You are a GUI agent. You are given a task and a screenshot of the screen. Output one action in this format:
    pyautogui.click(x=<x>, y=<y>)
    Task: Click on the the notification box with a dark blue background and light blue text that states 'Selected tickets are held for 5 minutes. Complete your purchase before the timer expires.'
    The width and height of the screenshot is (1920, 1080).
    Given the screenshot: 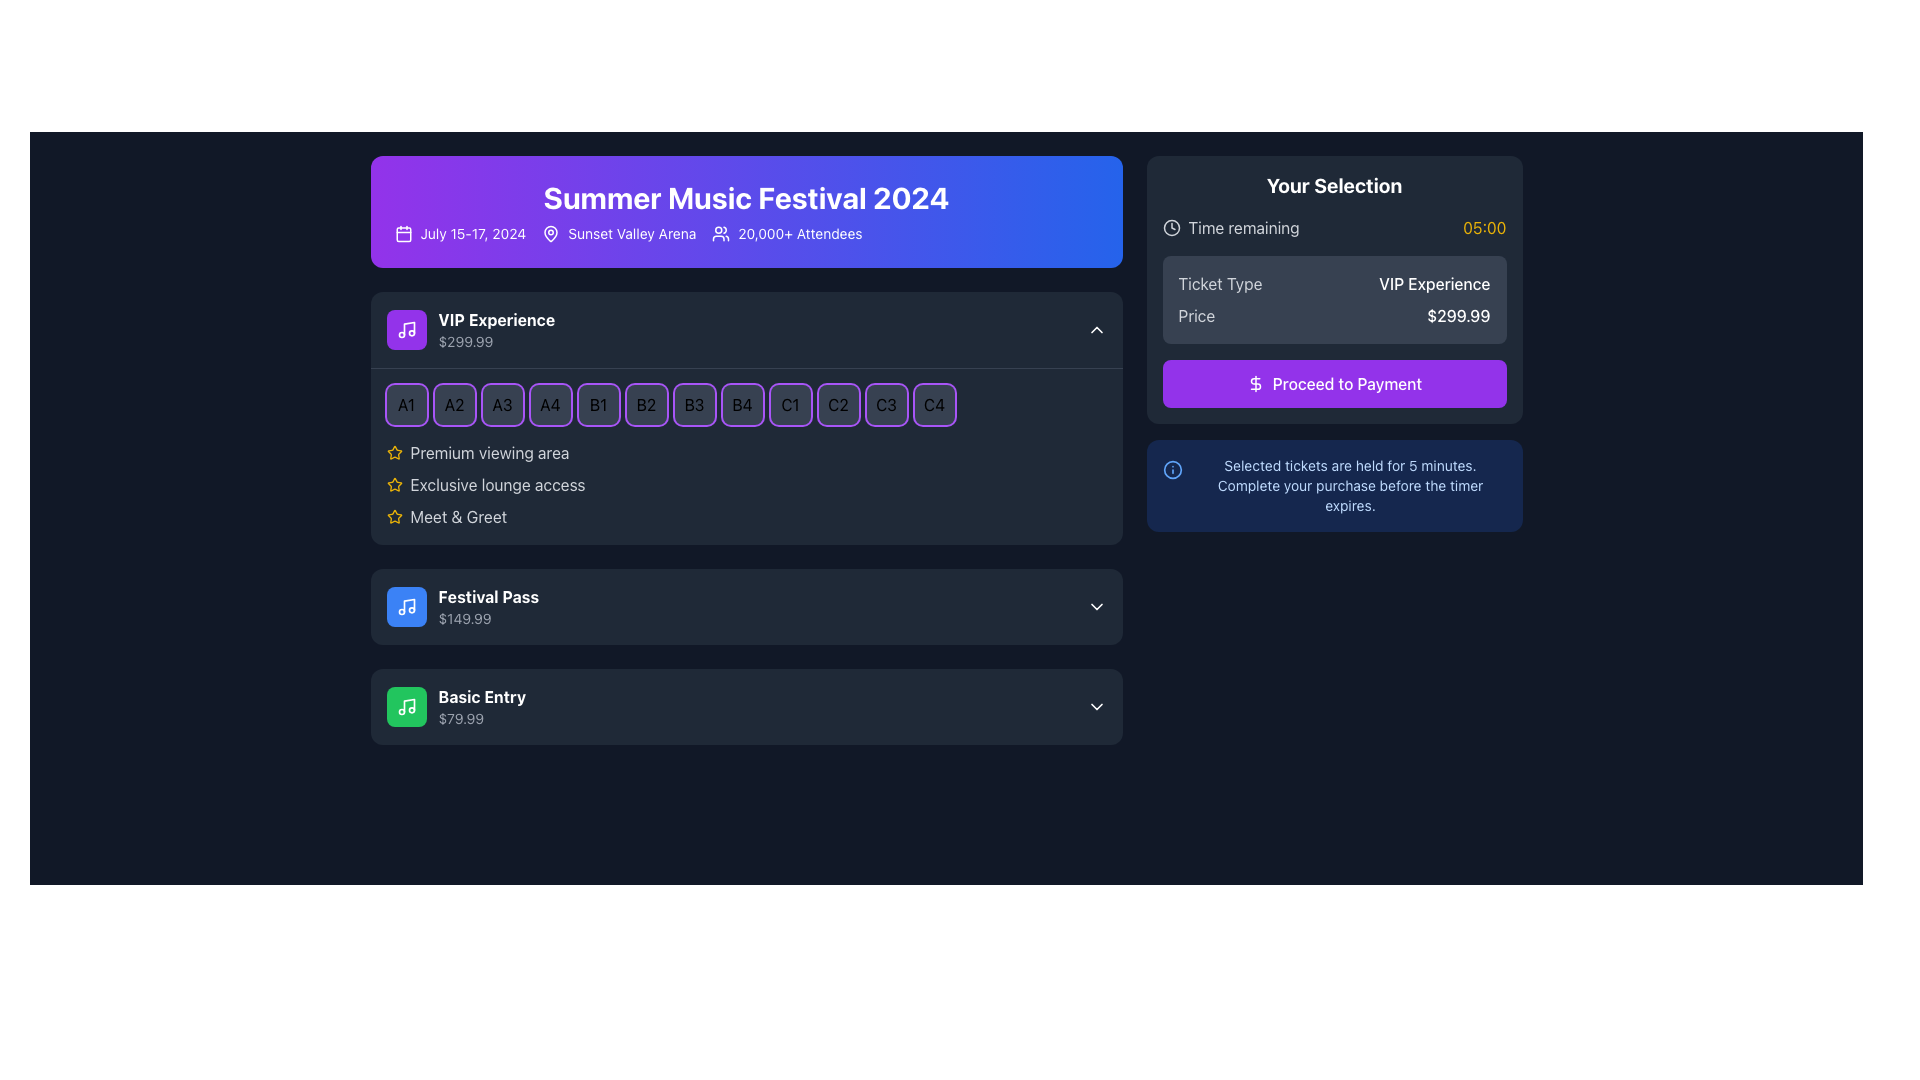 What is the action you would take?
    pyautogui.click(x=1334, y=486)
    